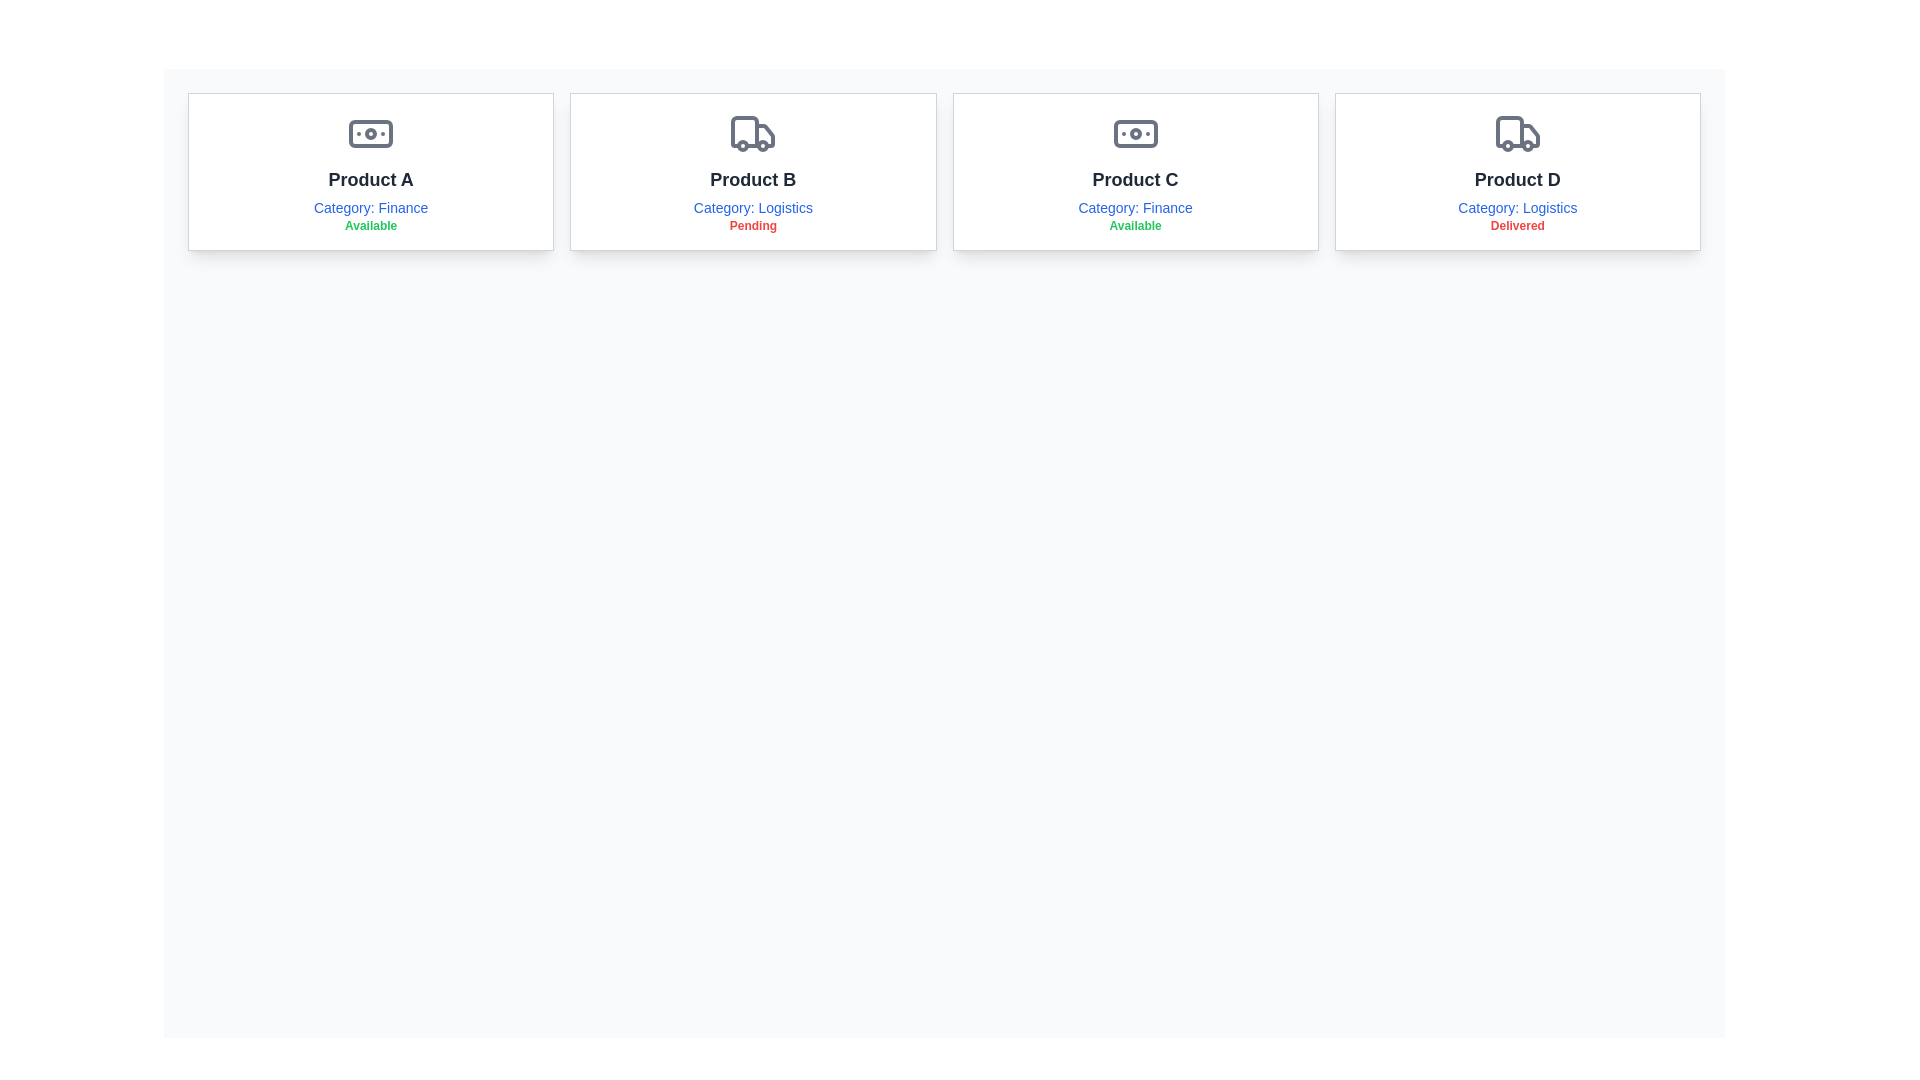  I want to click on the 'Delivered' status label in red text at the bottom of the 'Product D' card, so click(1517, 225).